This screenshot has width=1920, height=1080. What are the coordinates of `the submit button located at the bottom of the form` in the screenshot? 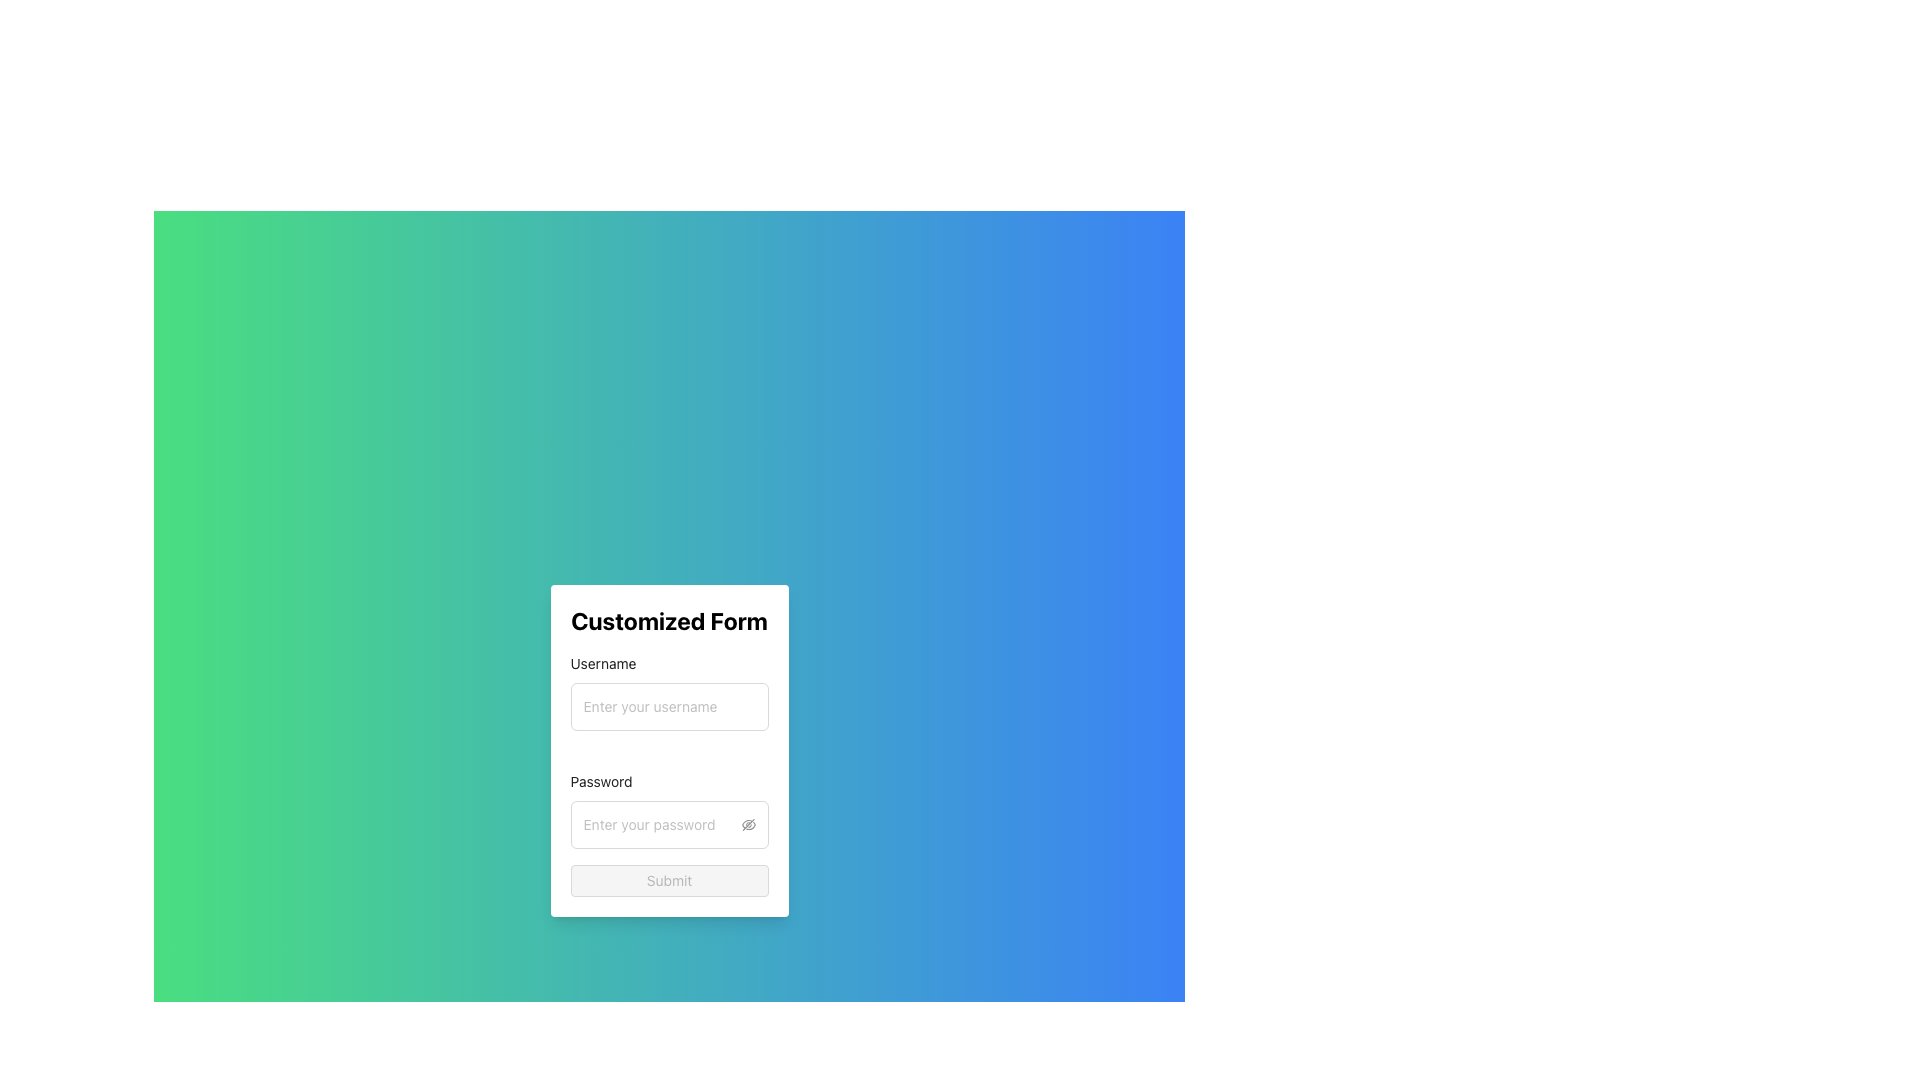 It's located at (669, 879).